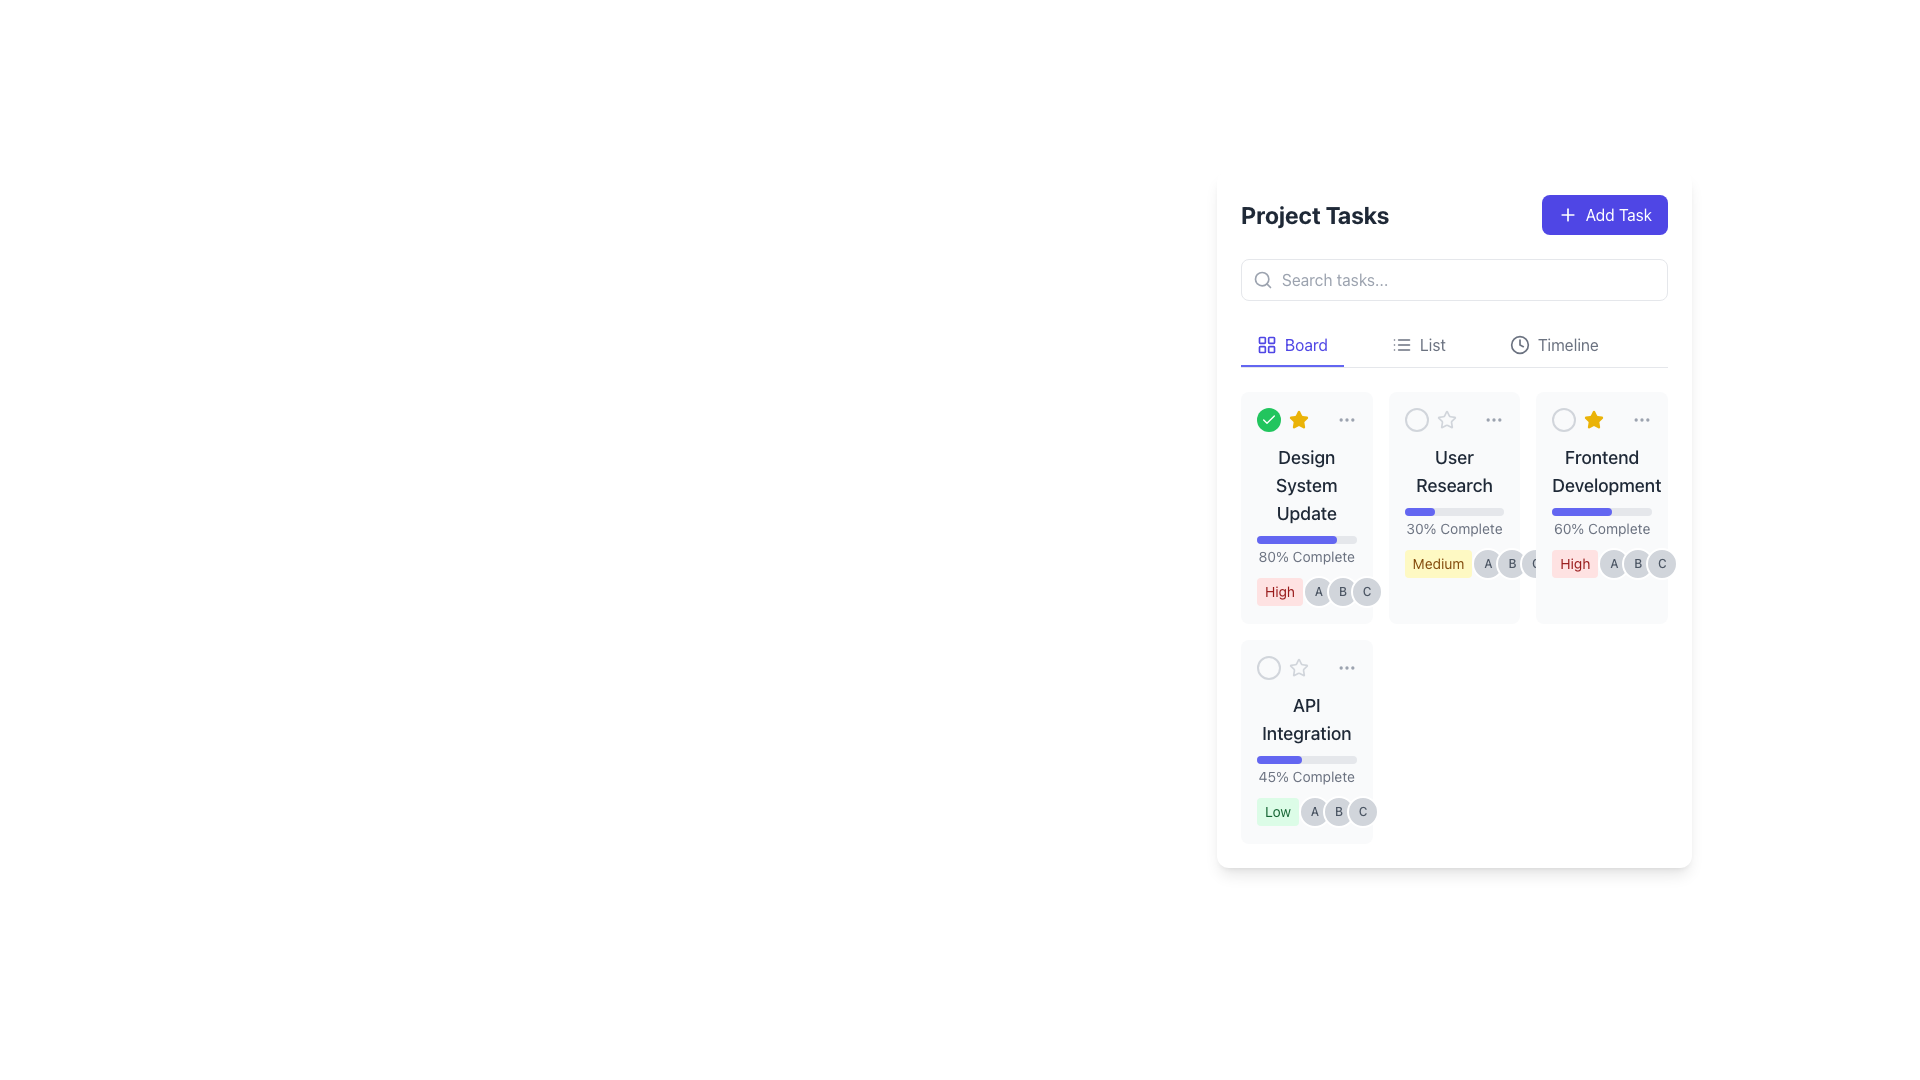 Image resolution: width=1920 pixels, height=1080 pixels. Describe the element at coordinates (1306, 507) in the screenshot. I see `the card titled 'Design System Update' within the grid layout on the 'Project Tasks' dashboard` at that location.